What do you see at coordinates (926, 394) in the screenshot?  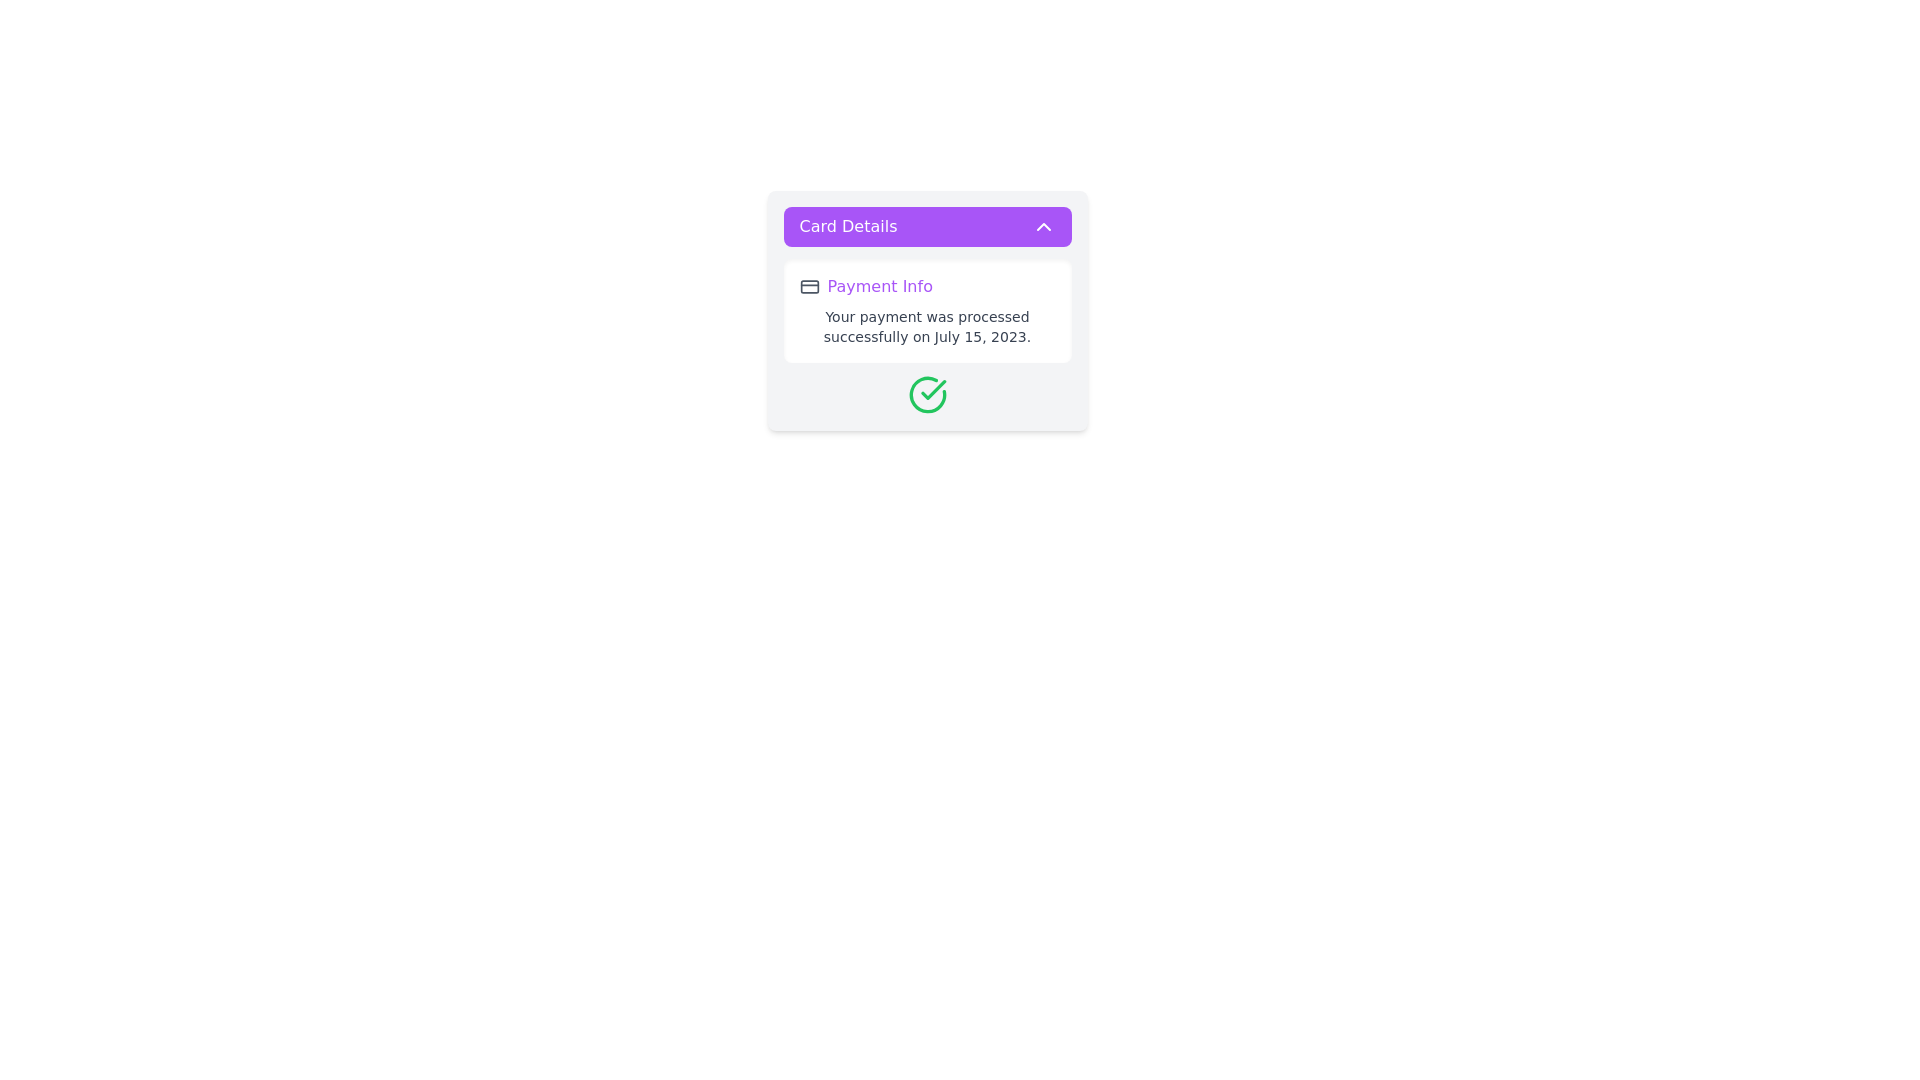 I see `the success icon located at the bottom center of the 'Card Details' component, which indicates a successful operation` at bounding box center [926, 394].